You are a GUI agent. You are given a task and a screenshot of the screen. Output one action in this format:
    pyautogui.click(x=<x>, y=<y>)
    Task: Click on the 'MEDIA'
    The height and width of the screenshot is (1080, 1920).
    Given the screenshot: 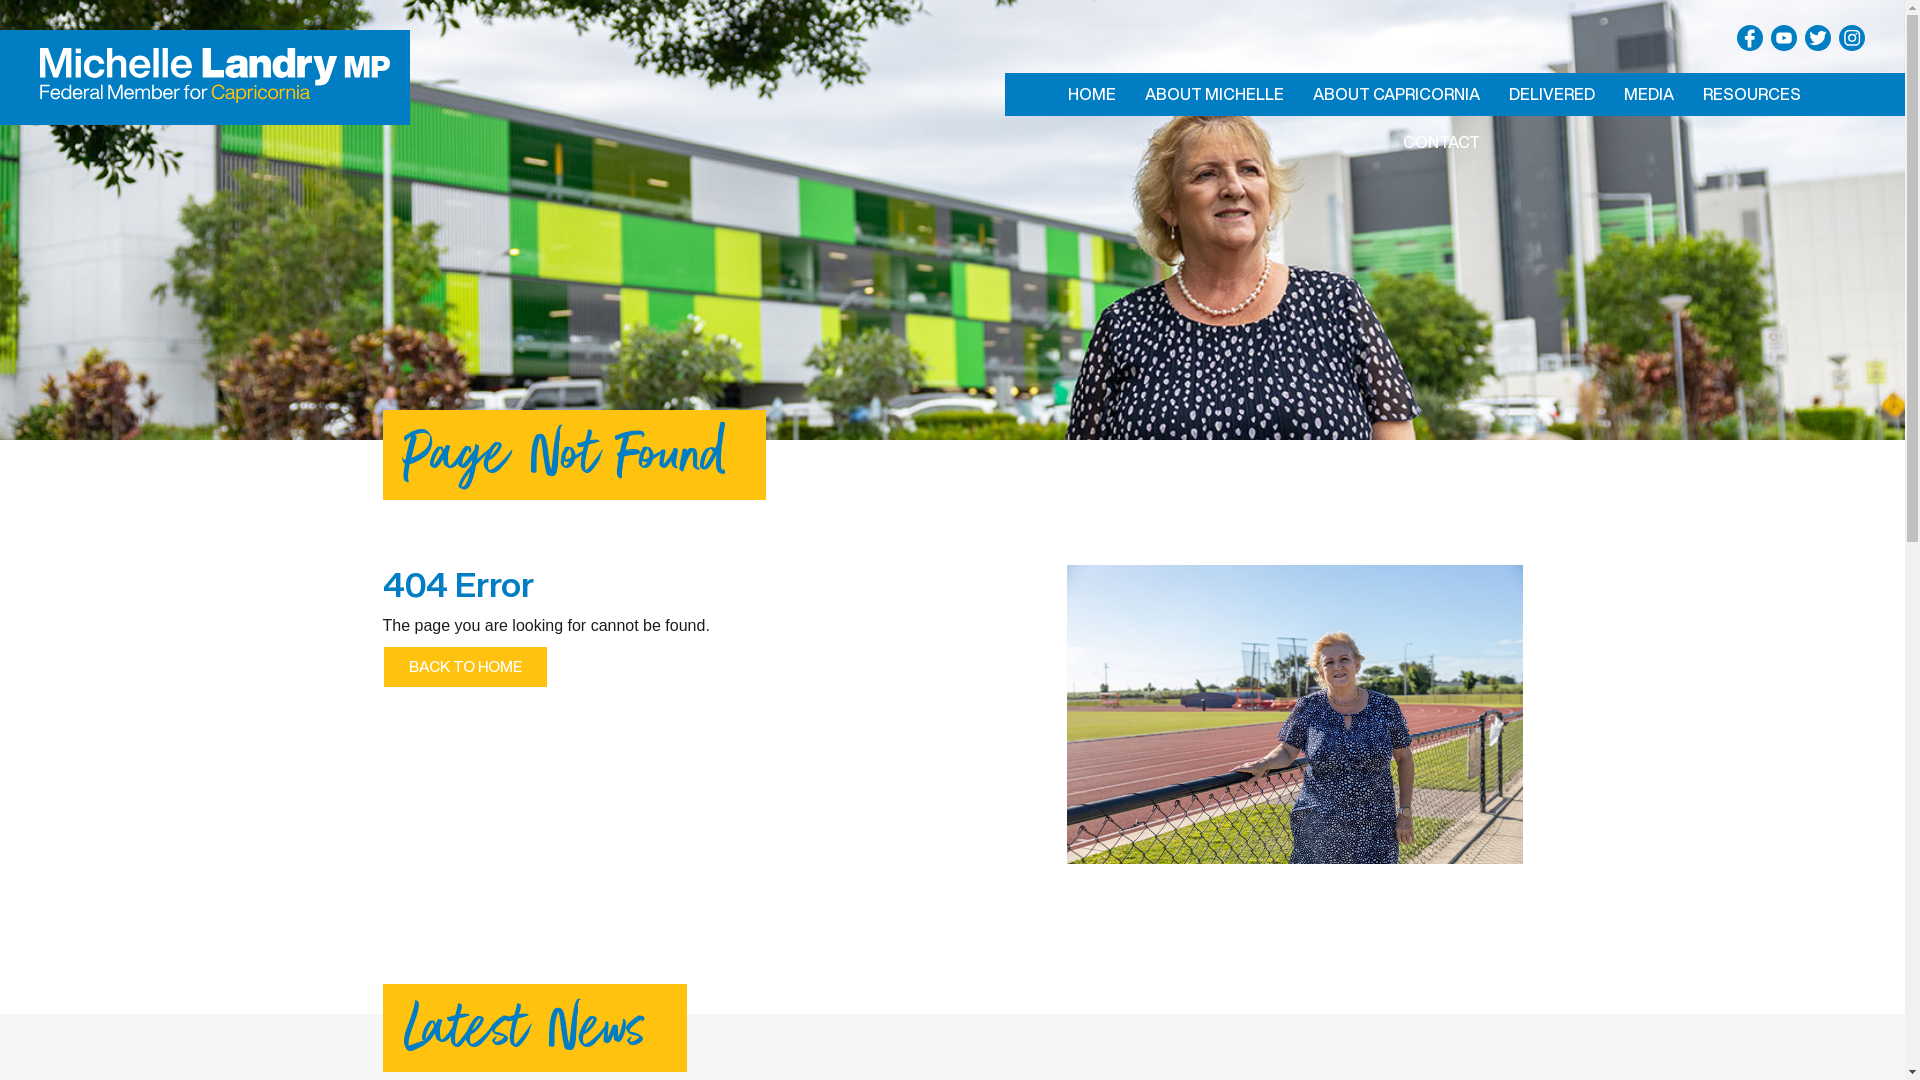 What is the action you would take?
    pyautogui.click(x=1647, y=94)
    